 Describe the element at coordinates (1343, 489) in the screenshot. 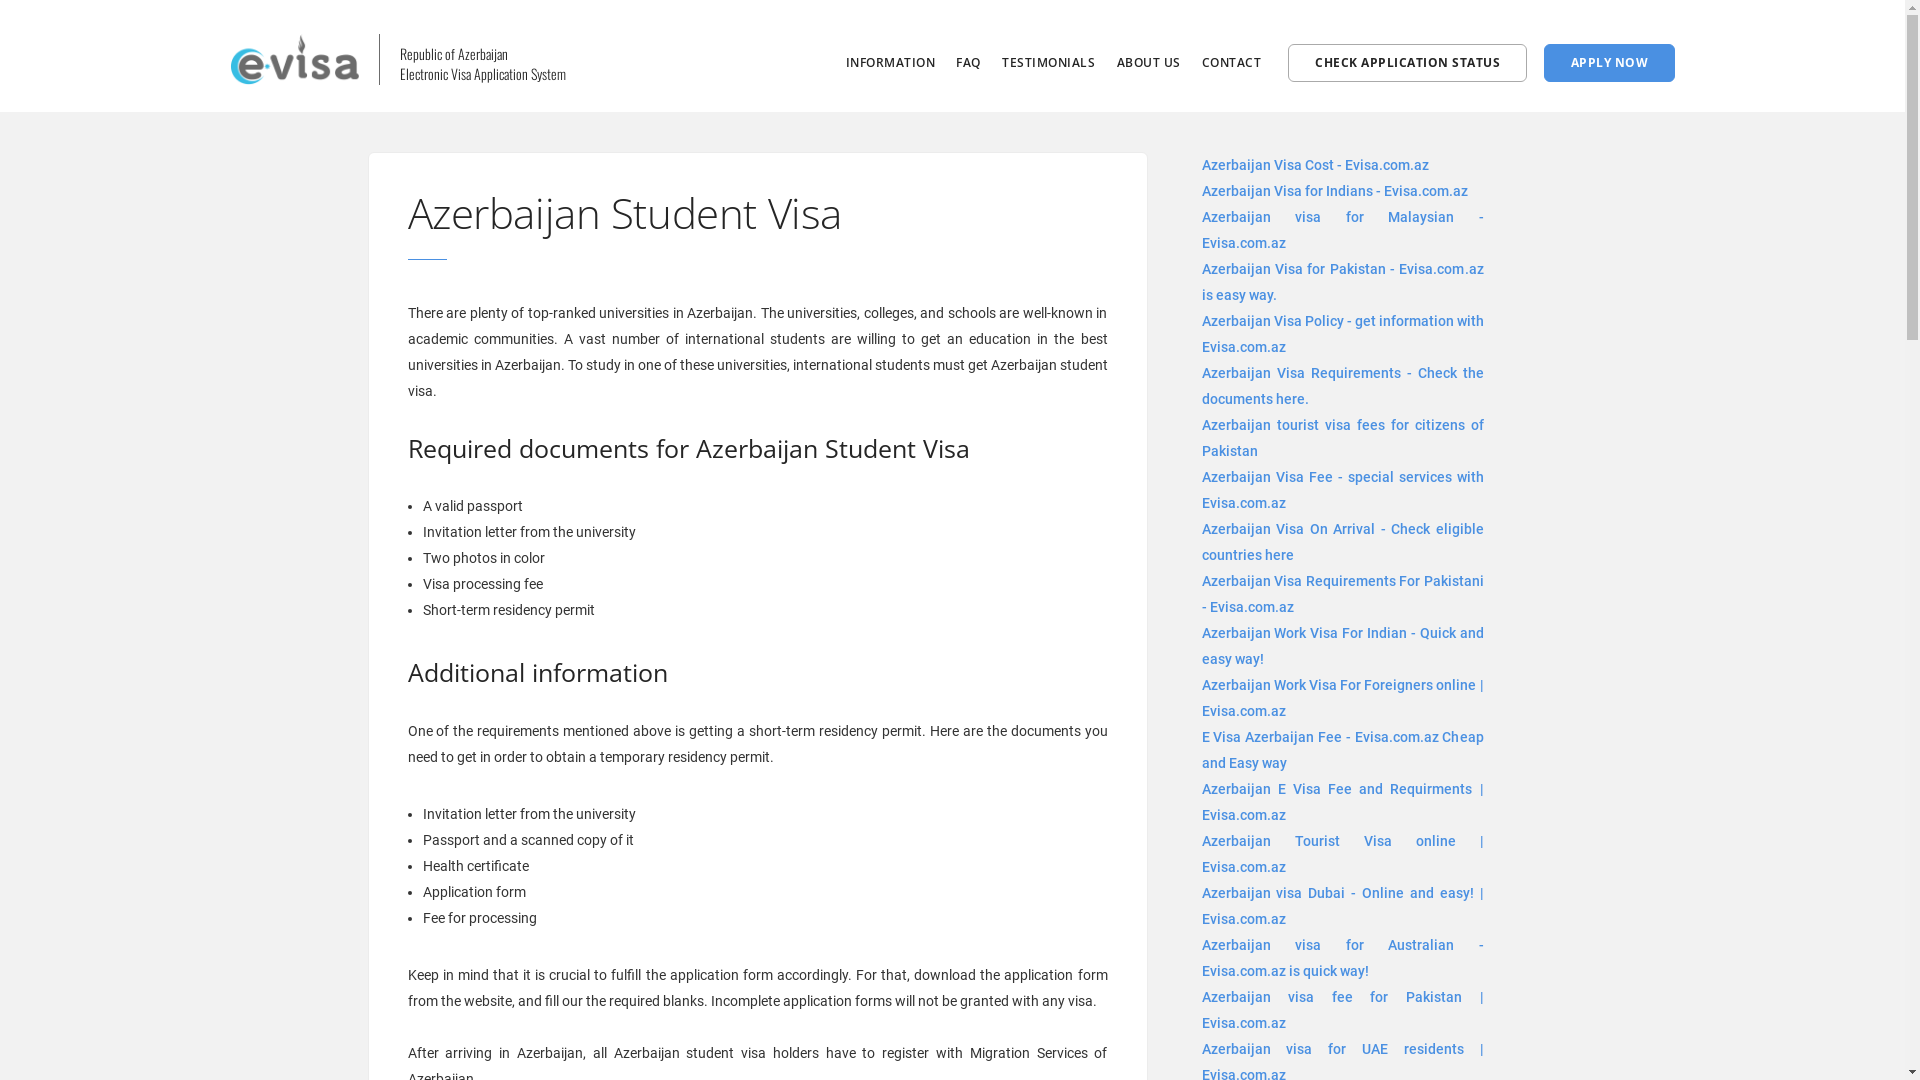

I see `'Azerbaijan Visa Fee - special services with Evisa.com.az'` at that location.